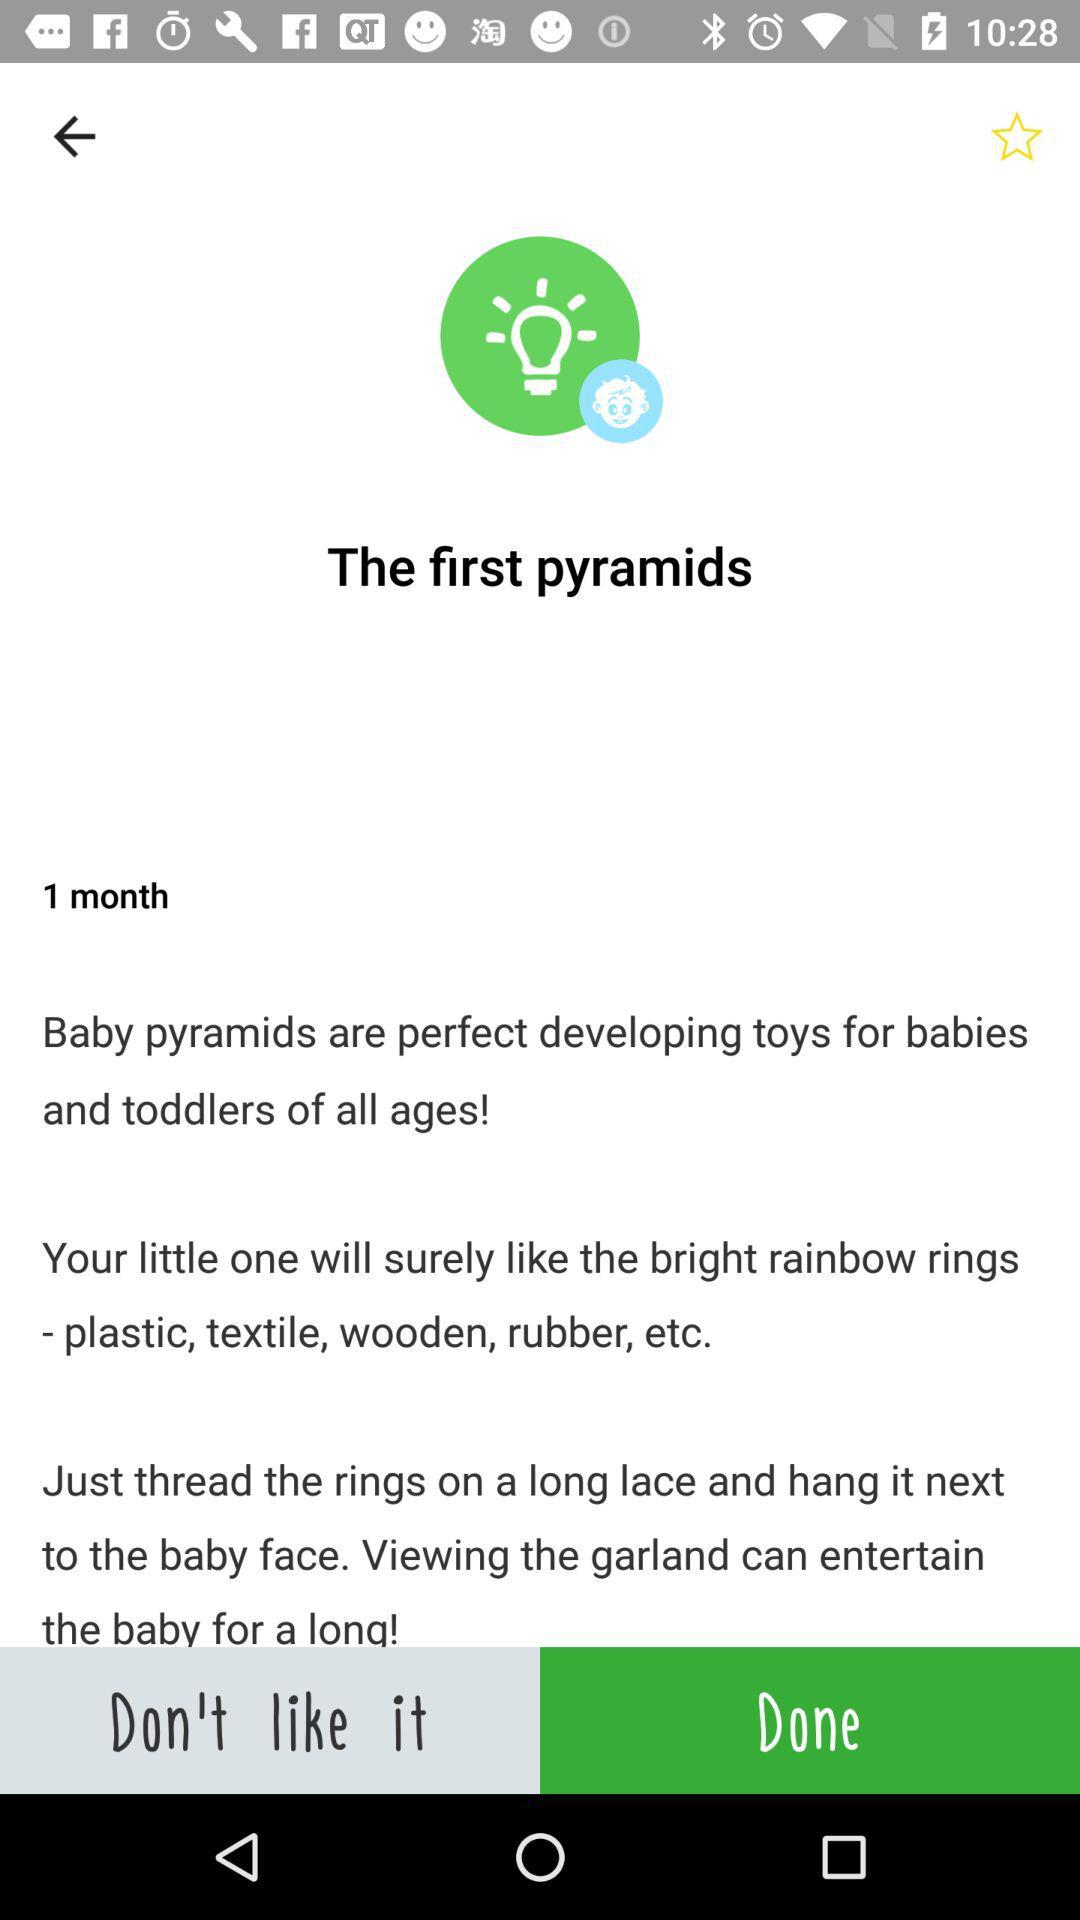 The width and height of the screenshot is (1080, 1920). Describe the element at coordinates (810, 1719) in the screenshot. I see `the done icon` at that location.